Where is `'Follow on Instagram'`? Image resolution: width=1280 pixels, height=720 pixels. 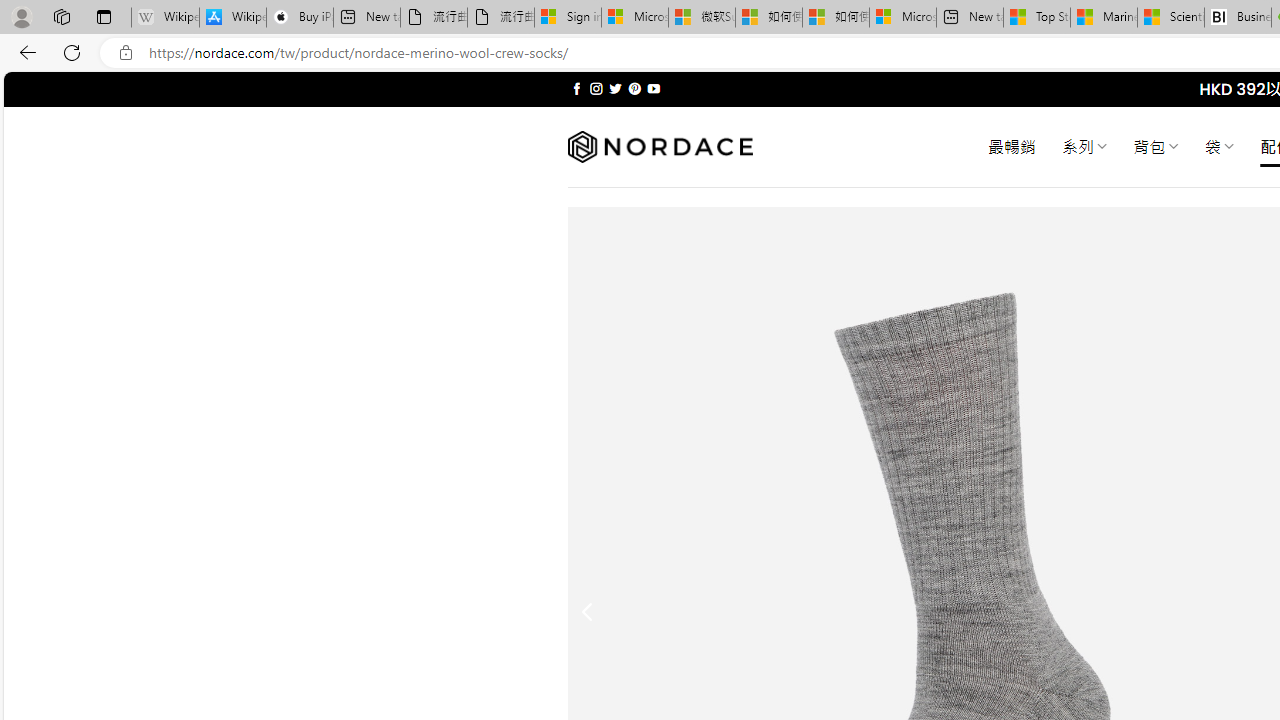 'Follow on Instagram' is located at coordinates (595, 88).